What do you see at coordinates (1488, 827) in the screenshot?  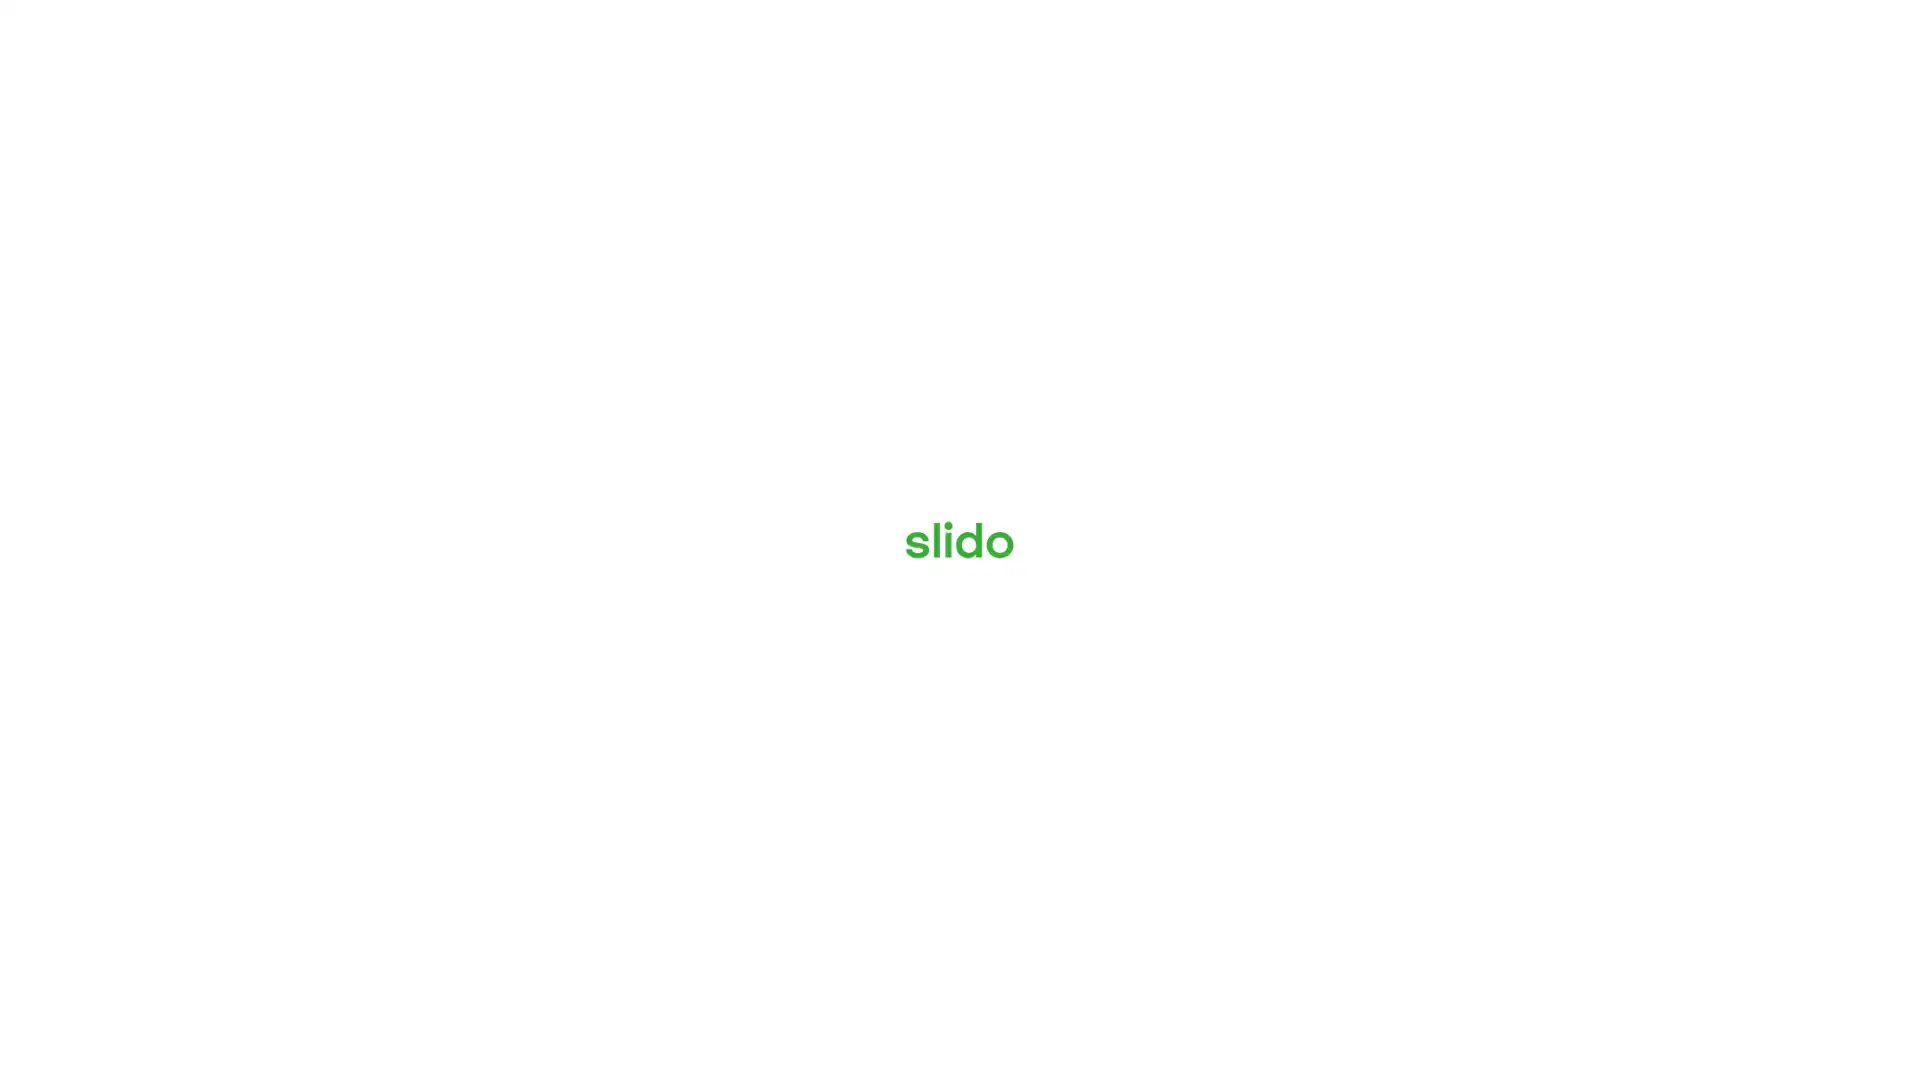 I see `6 replies` at bounding box center [1488, 827].